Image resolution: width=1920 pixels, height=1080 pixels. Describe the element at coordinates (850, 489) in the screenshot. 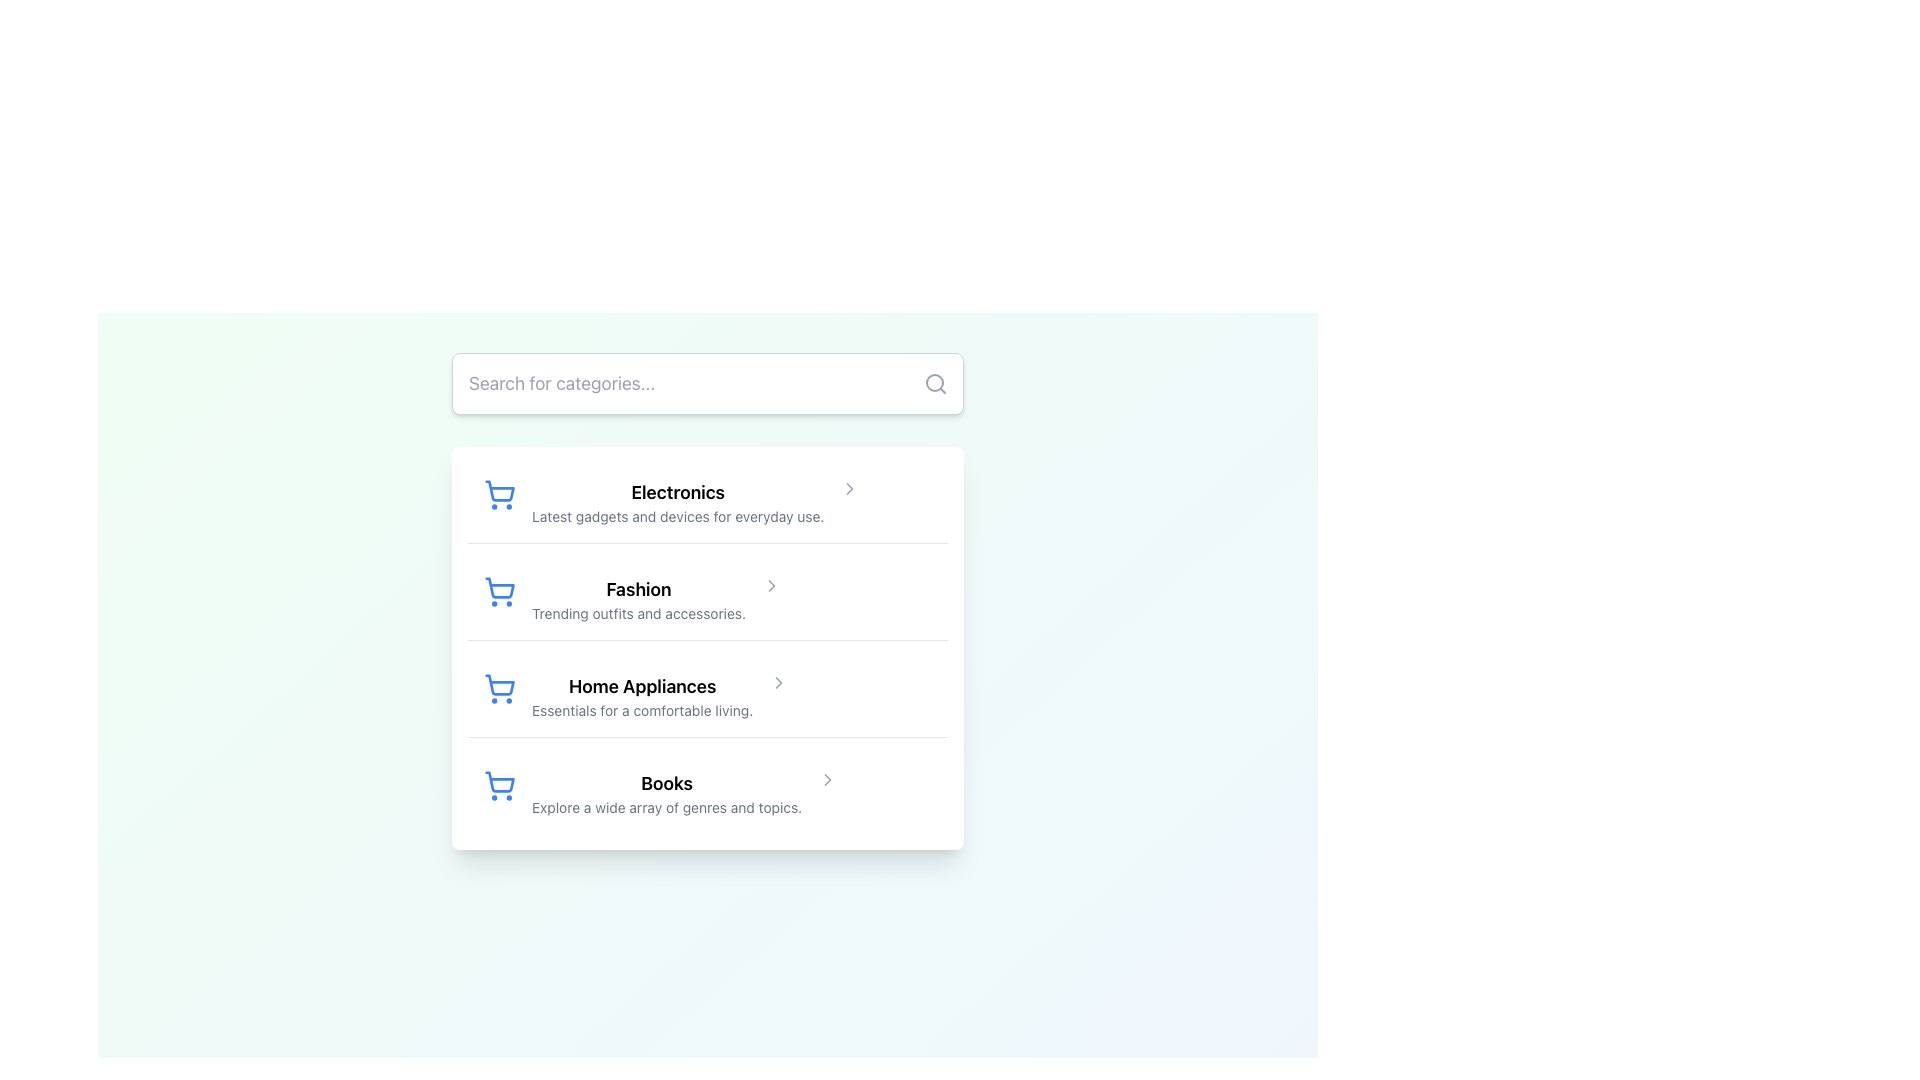

I see `the navigational arrow icon located on the right edge of the 'Electronics' list item to indicate it is clickable for further details` at that location.